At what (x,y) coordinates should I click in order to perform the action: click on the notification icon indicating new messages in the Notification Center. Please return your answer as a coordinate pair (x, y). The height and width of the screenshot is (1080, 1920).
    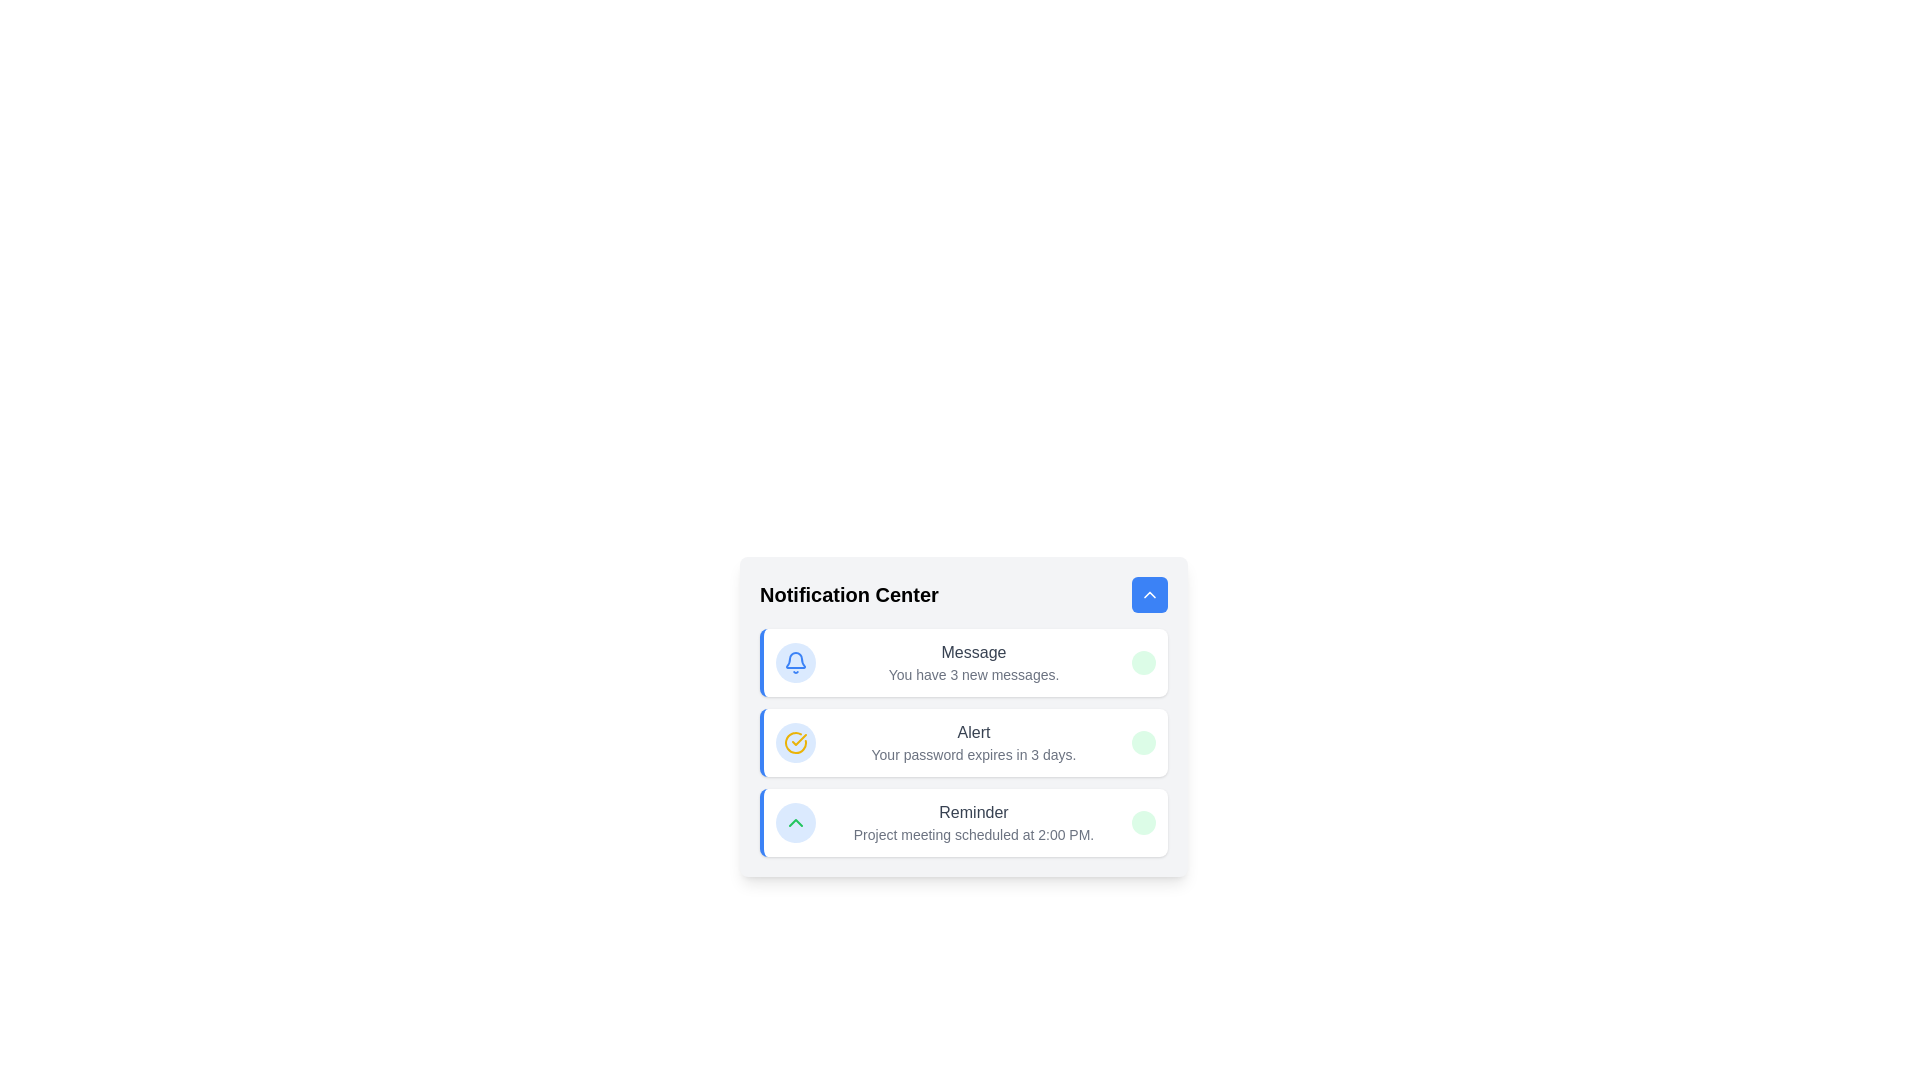
    Looking at the image, I should click on (795, 663).